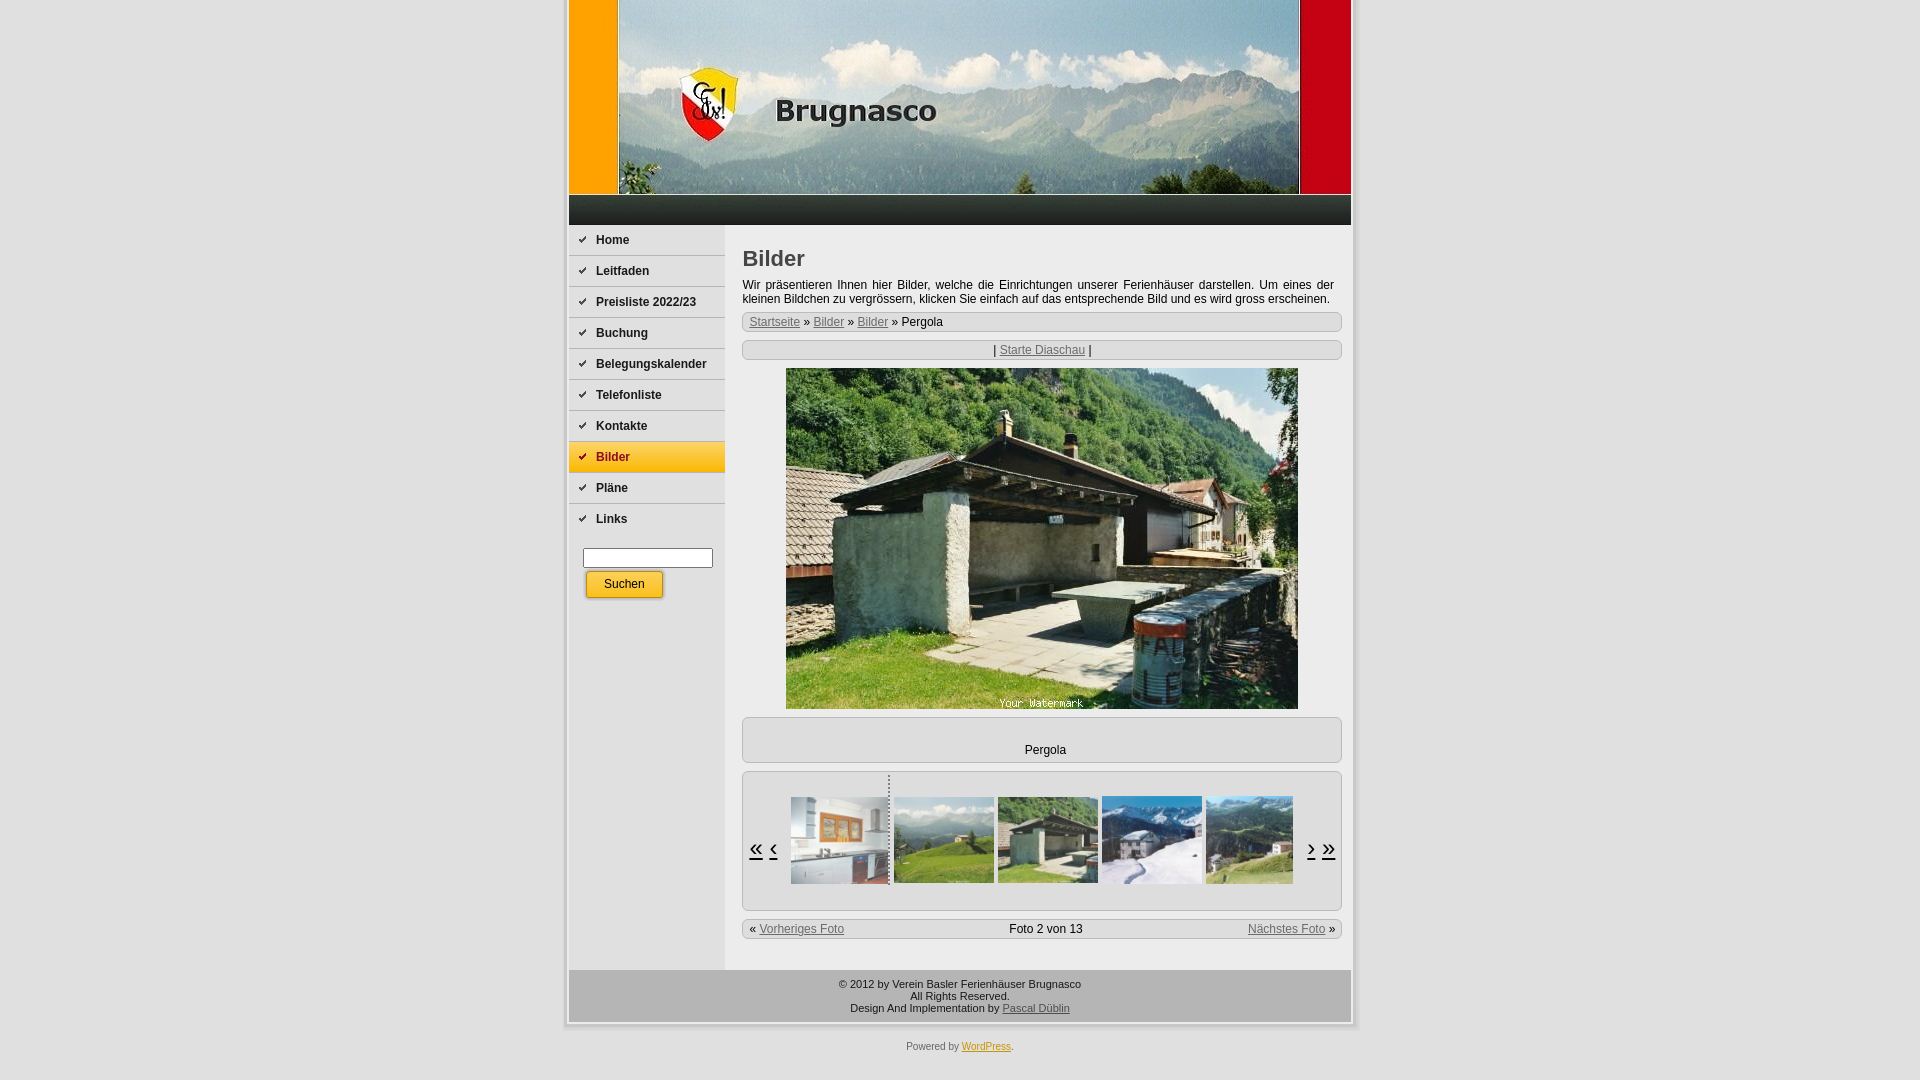 The width and height of the screenshot is (1920, 1080). I want to click on 'Startseite', so click(773, 320).